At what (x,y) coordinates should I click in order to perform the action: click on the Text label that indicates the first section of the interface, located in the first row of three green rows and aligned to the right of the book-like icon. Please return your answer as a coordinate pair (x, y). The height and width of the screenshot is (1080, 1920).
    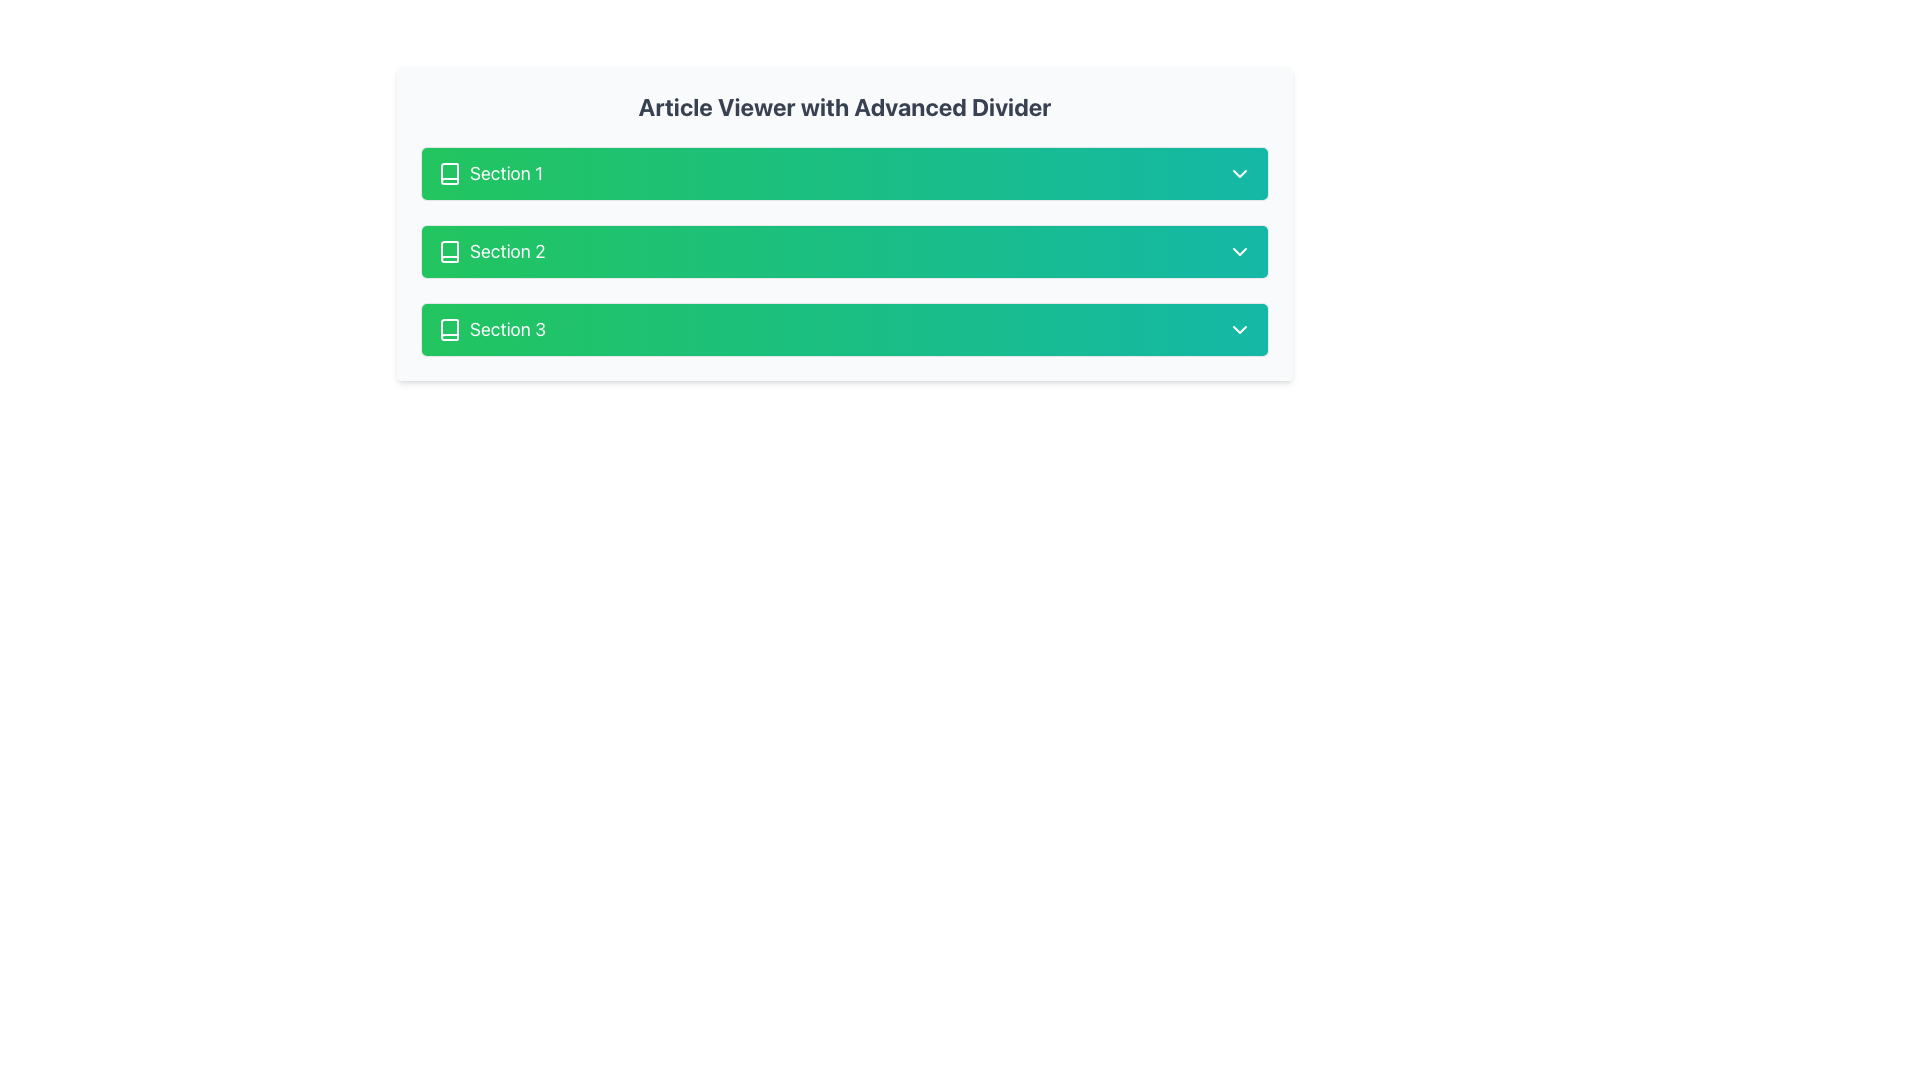
    Looking at the image, I should click on (506, 172).